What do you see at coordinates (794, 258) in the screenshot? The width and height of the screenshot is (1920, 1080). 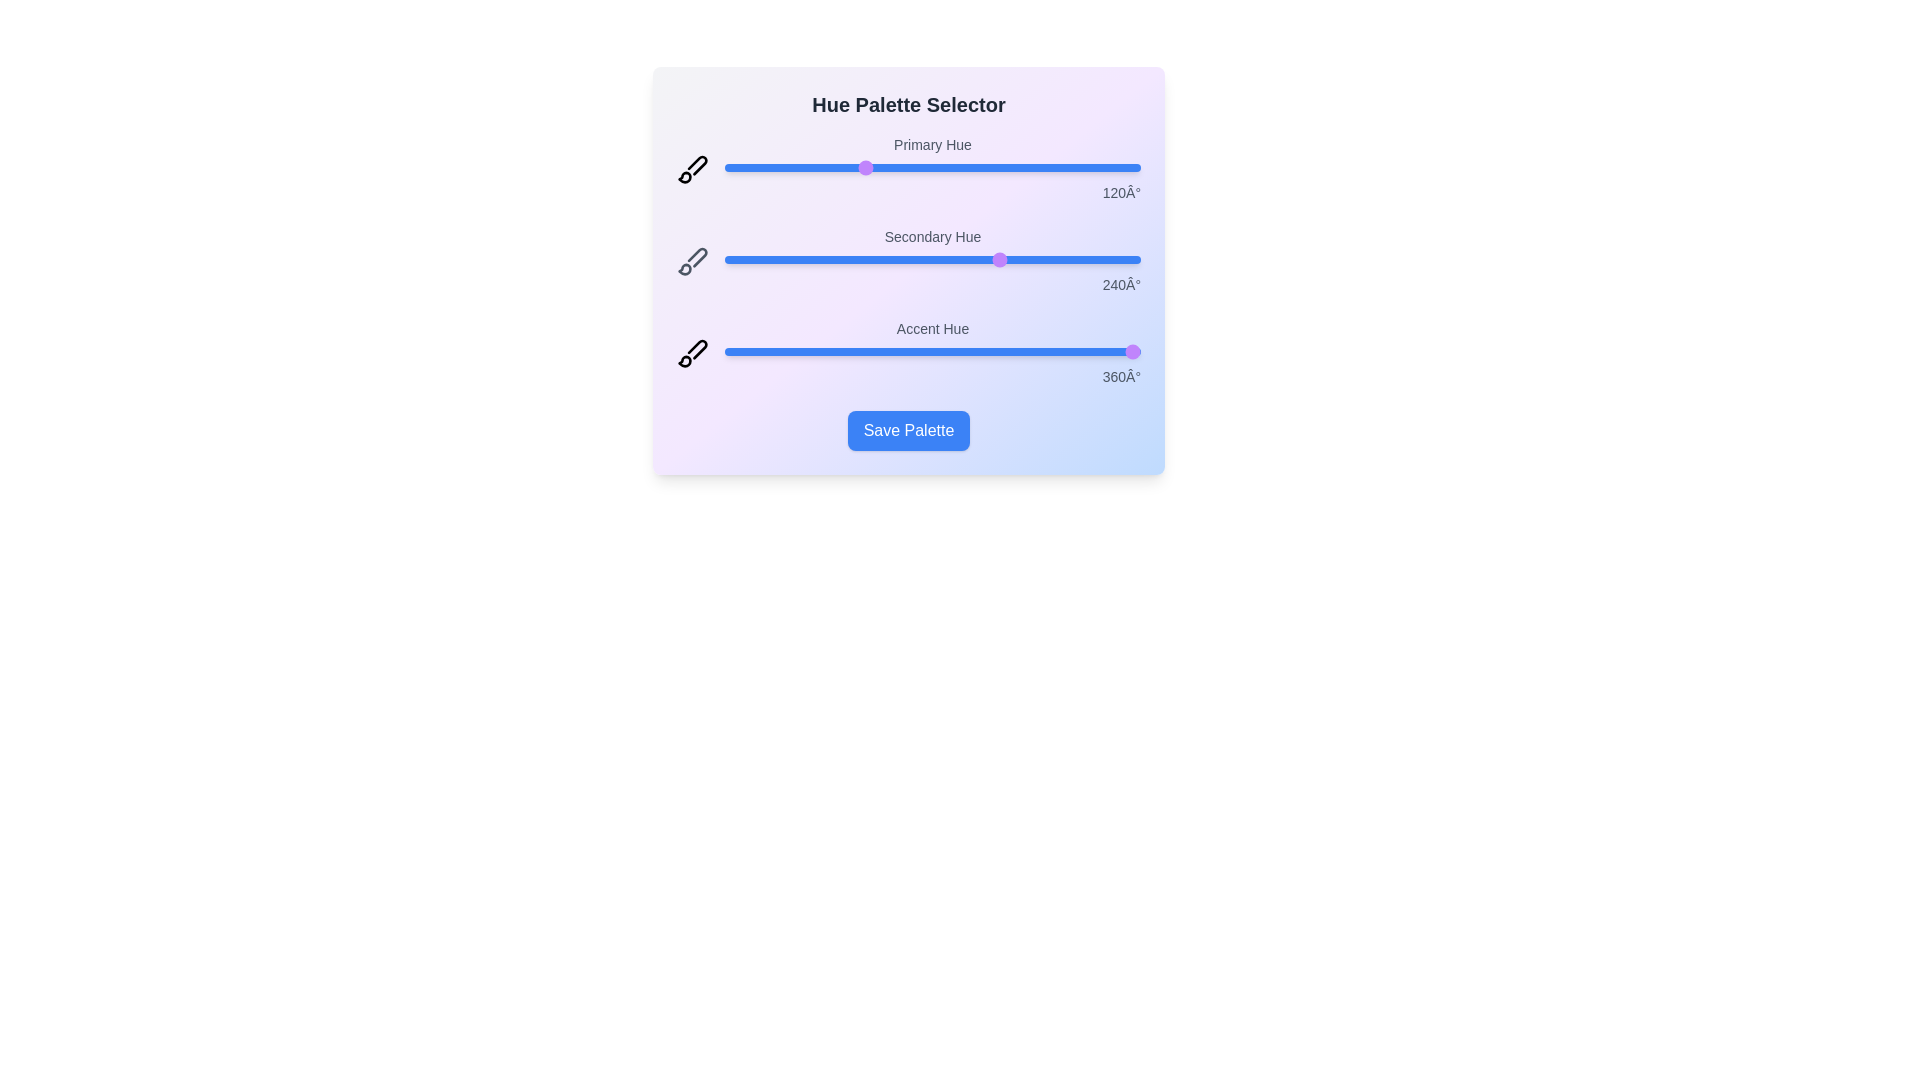 I see `the 'Secondary Hue' slider to 61 degrees` at bounding box center [794, 258].